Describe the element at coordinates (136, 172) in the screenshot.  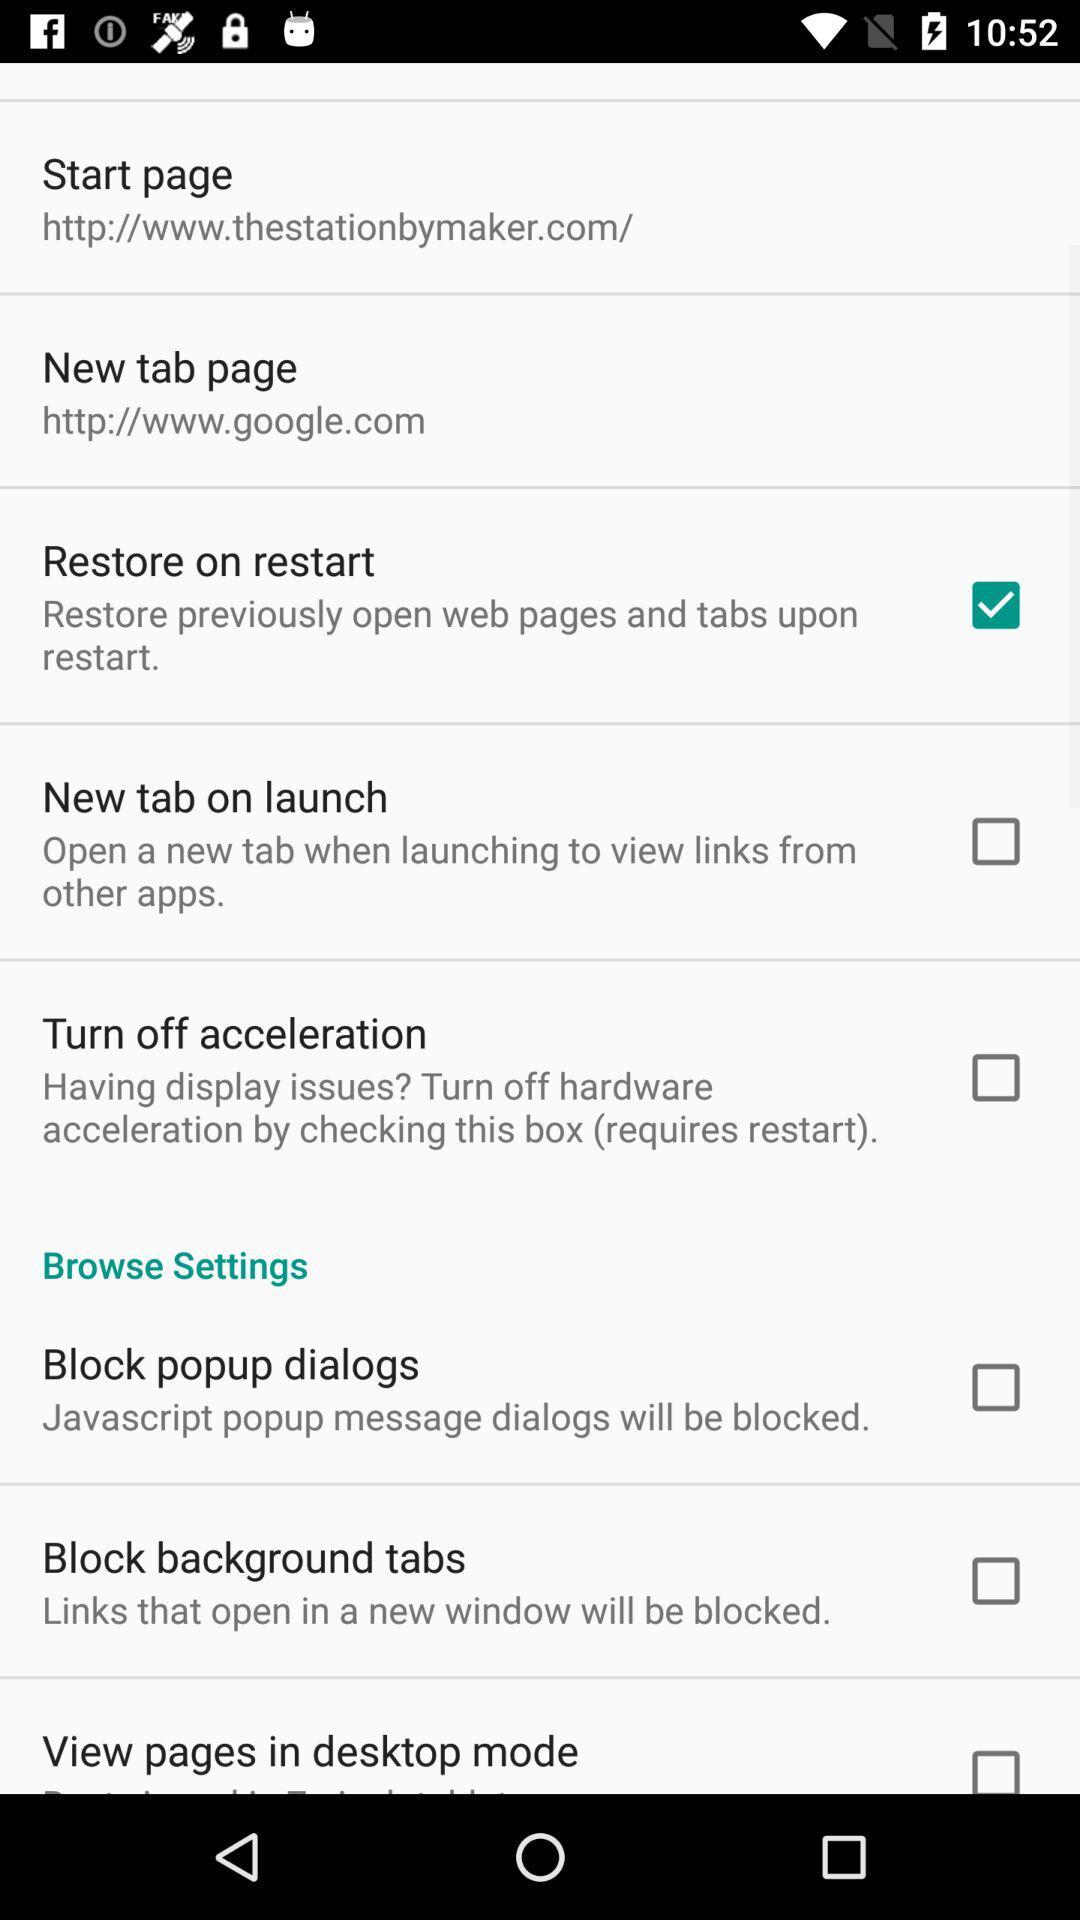
I see `the app above the http www thestationbymaker` at that location.